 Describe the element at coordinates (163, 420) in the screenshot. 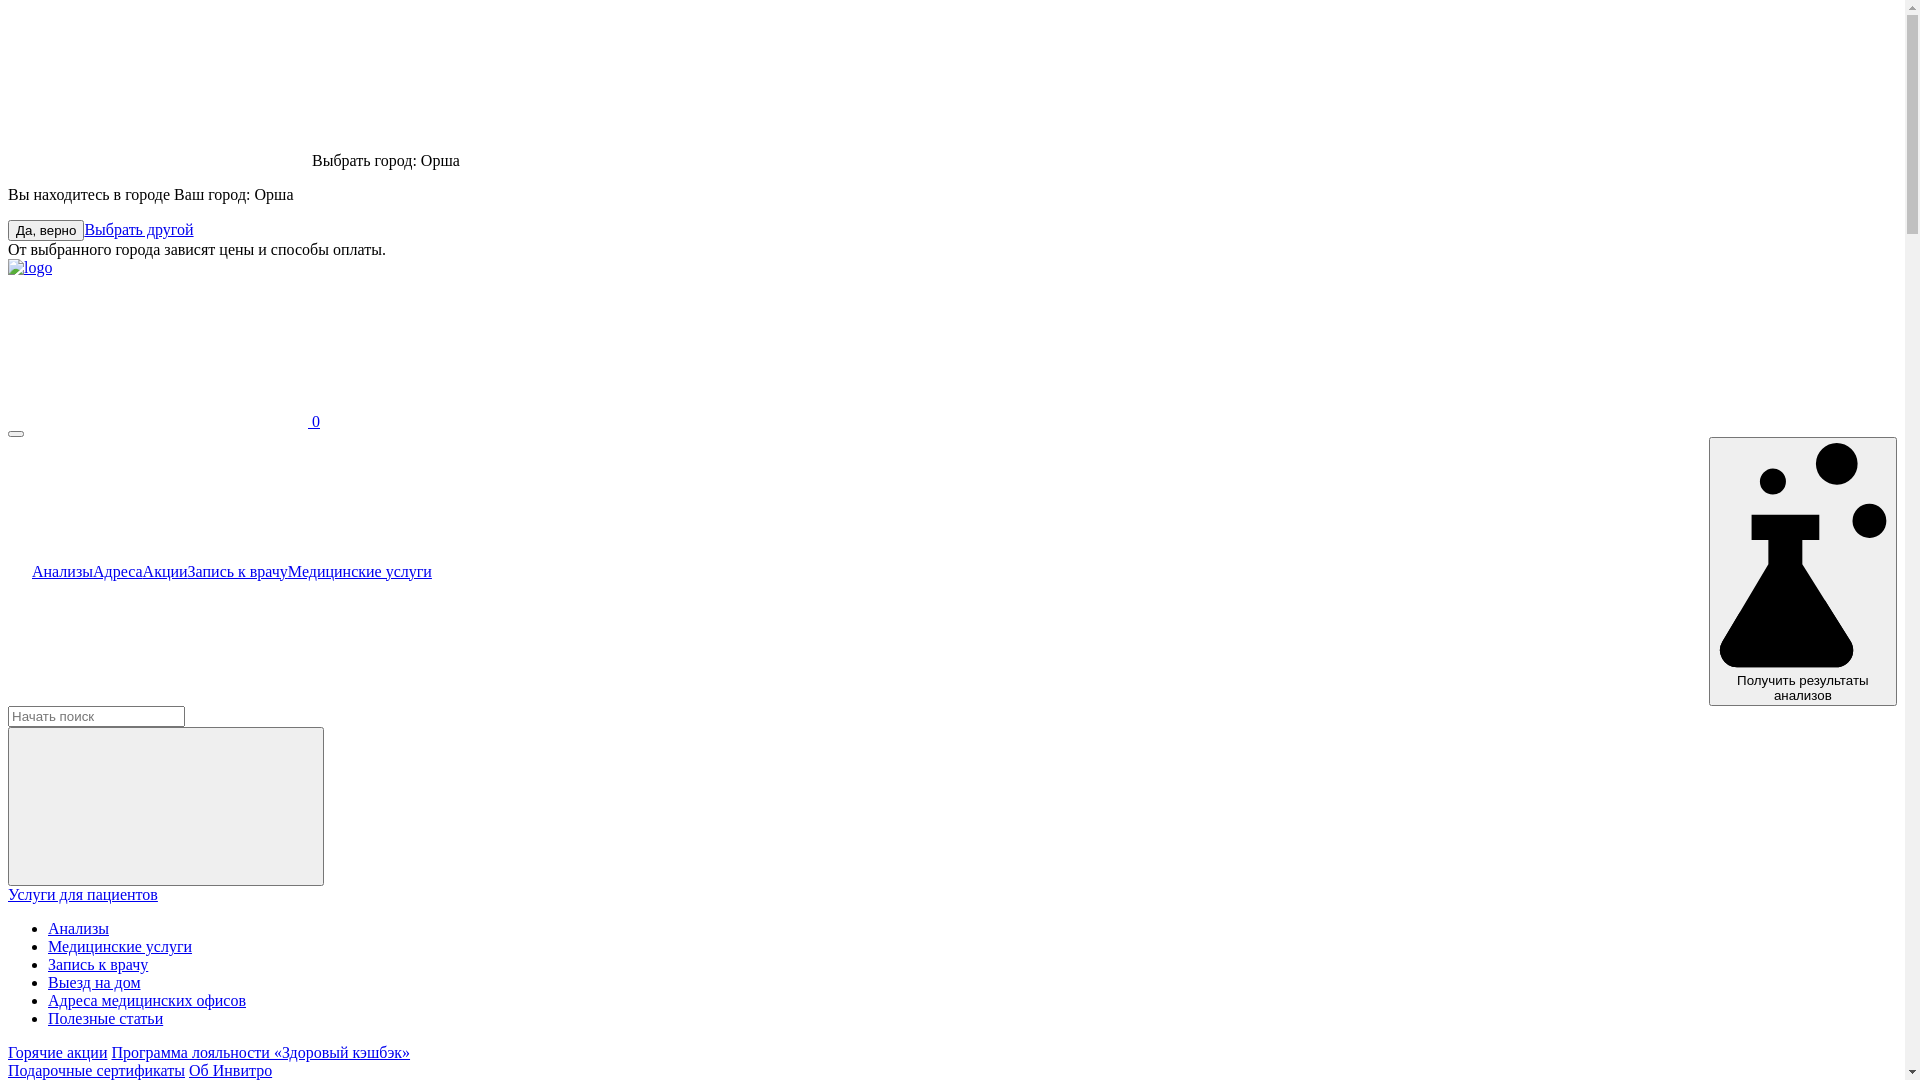

I see `'0'` at that location.